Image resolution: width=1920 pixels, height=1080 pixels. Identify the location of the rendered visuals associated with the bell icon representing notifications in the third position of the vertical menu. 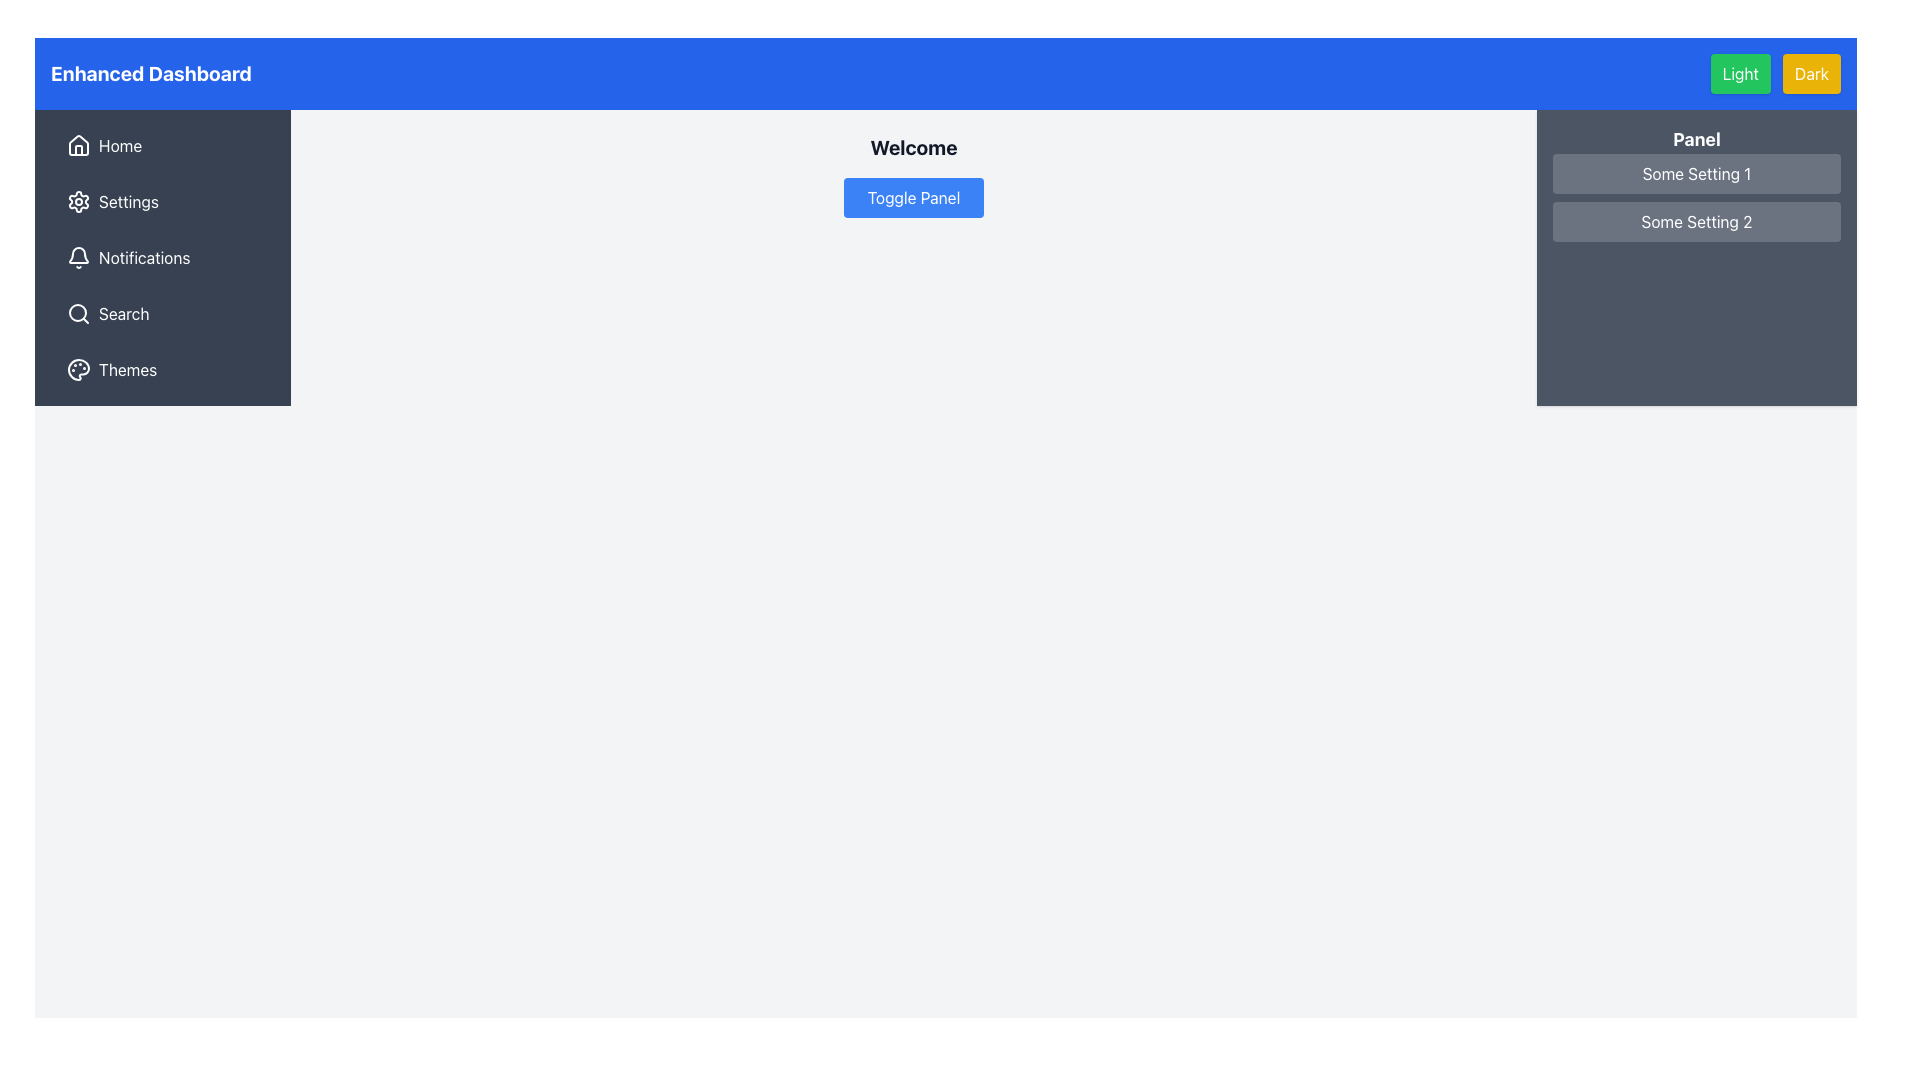
(78, 254).